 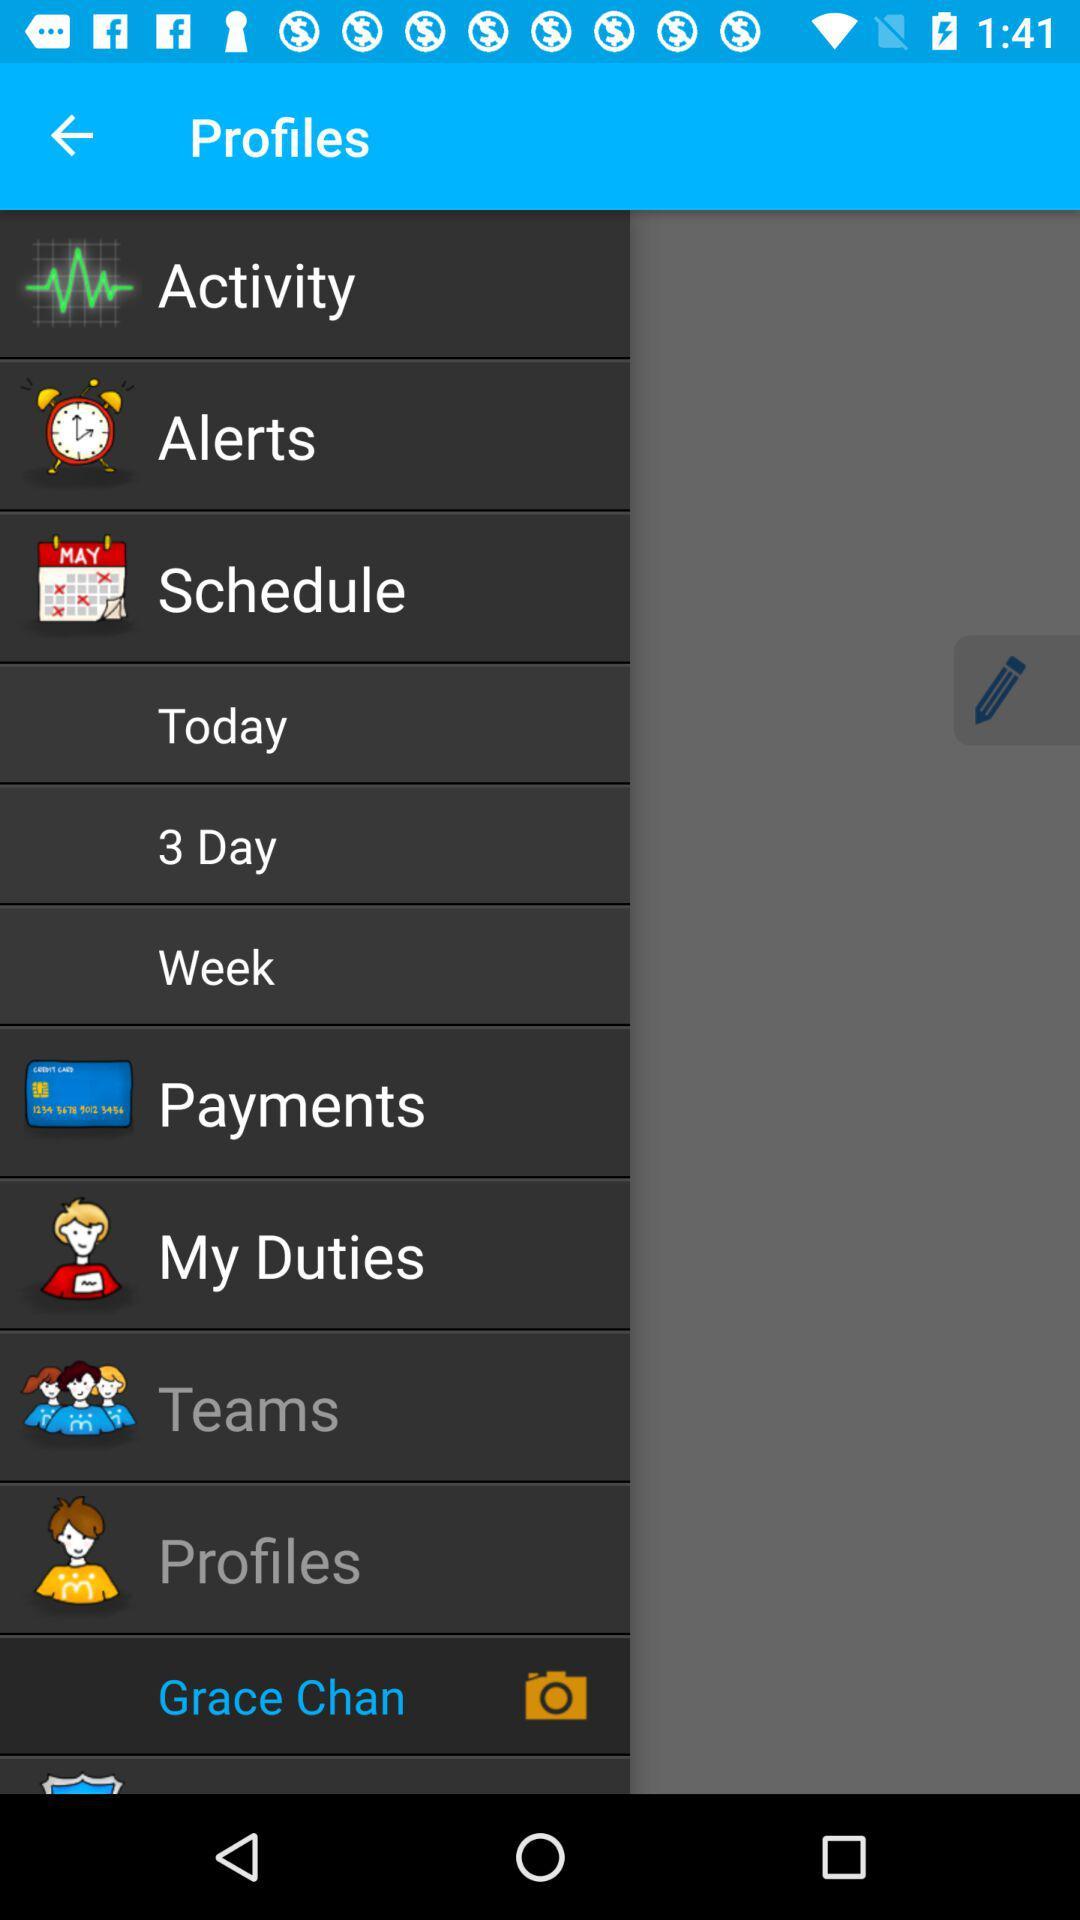 I want to click on the clock icon beside alerts option, so click(x=77, y=434).